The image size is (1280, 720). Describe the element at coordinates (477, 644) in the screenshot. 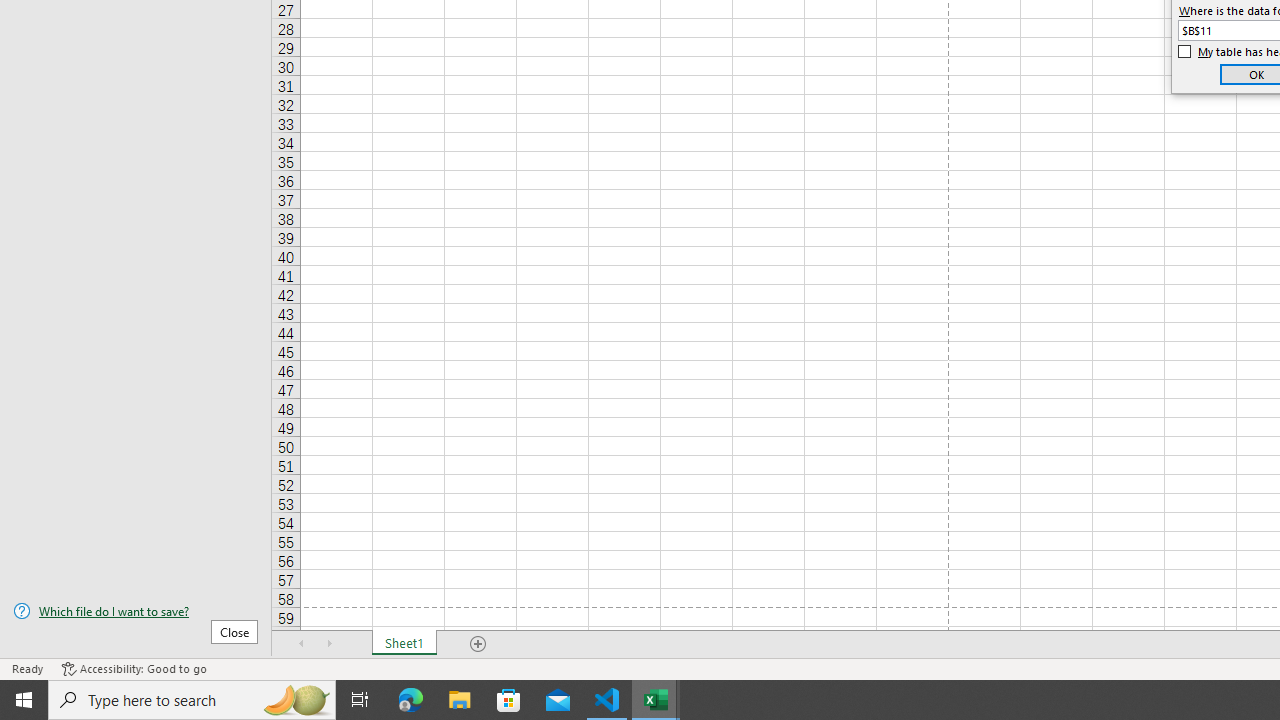

I see `'Add Sheet'` at that location.